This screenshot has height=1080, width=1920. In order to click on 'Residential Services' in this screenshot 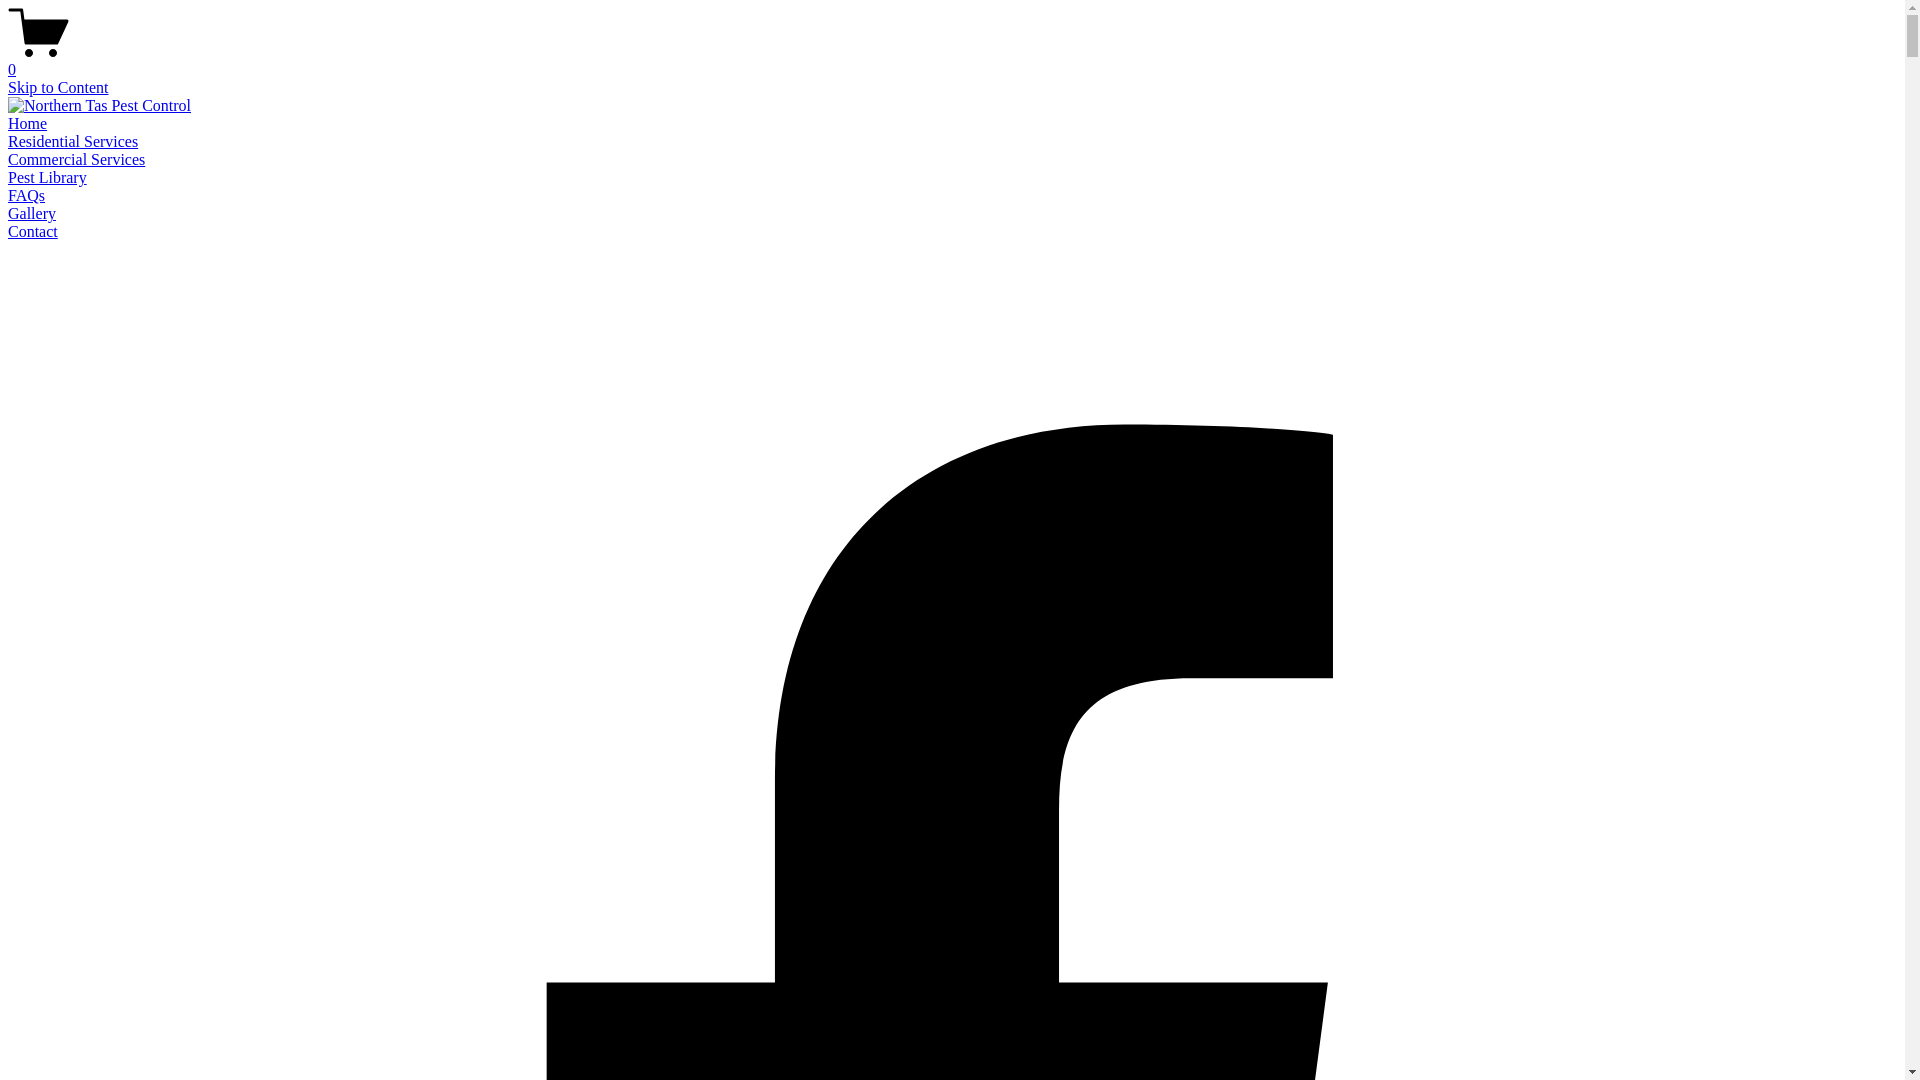, I will do `click(72, 140)`.